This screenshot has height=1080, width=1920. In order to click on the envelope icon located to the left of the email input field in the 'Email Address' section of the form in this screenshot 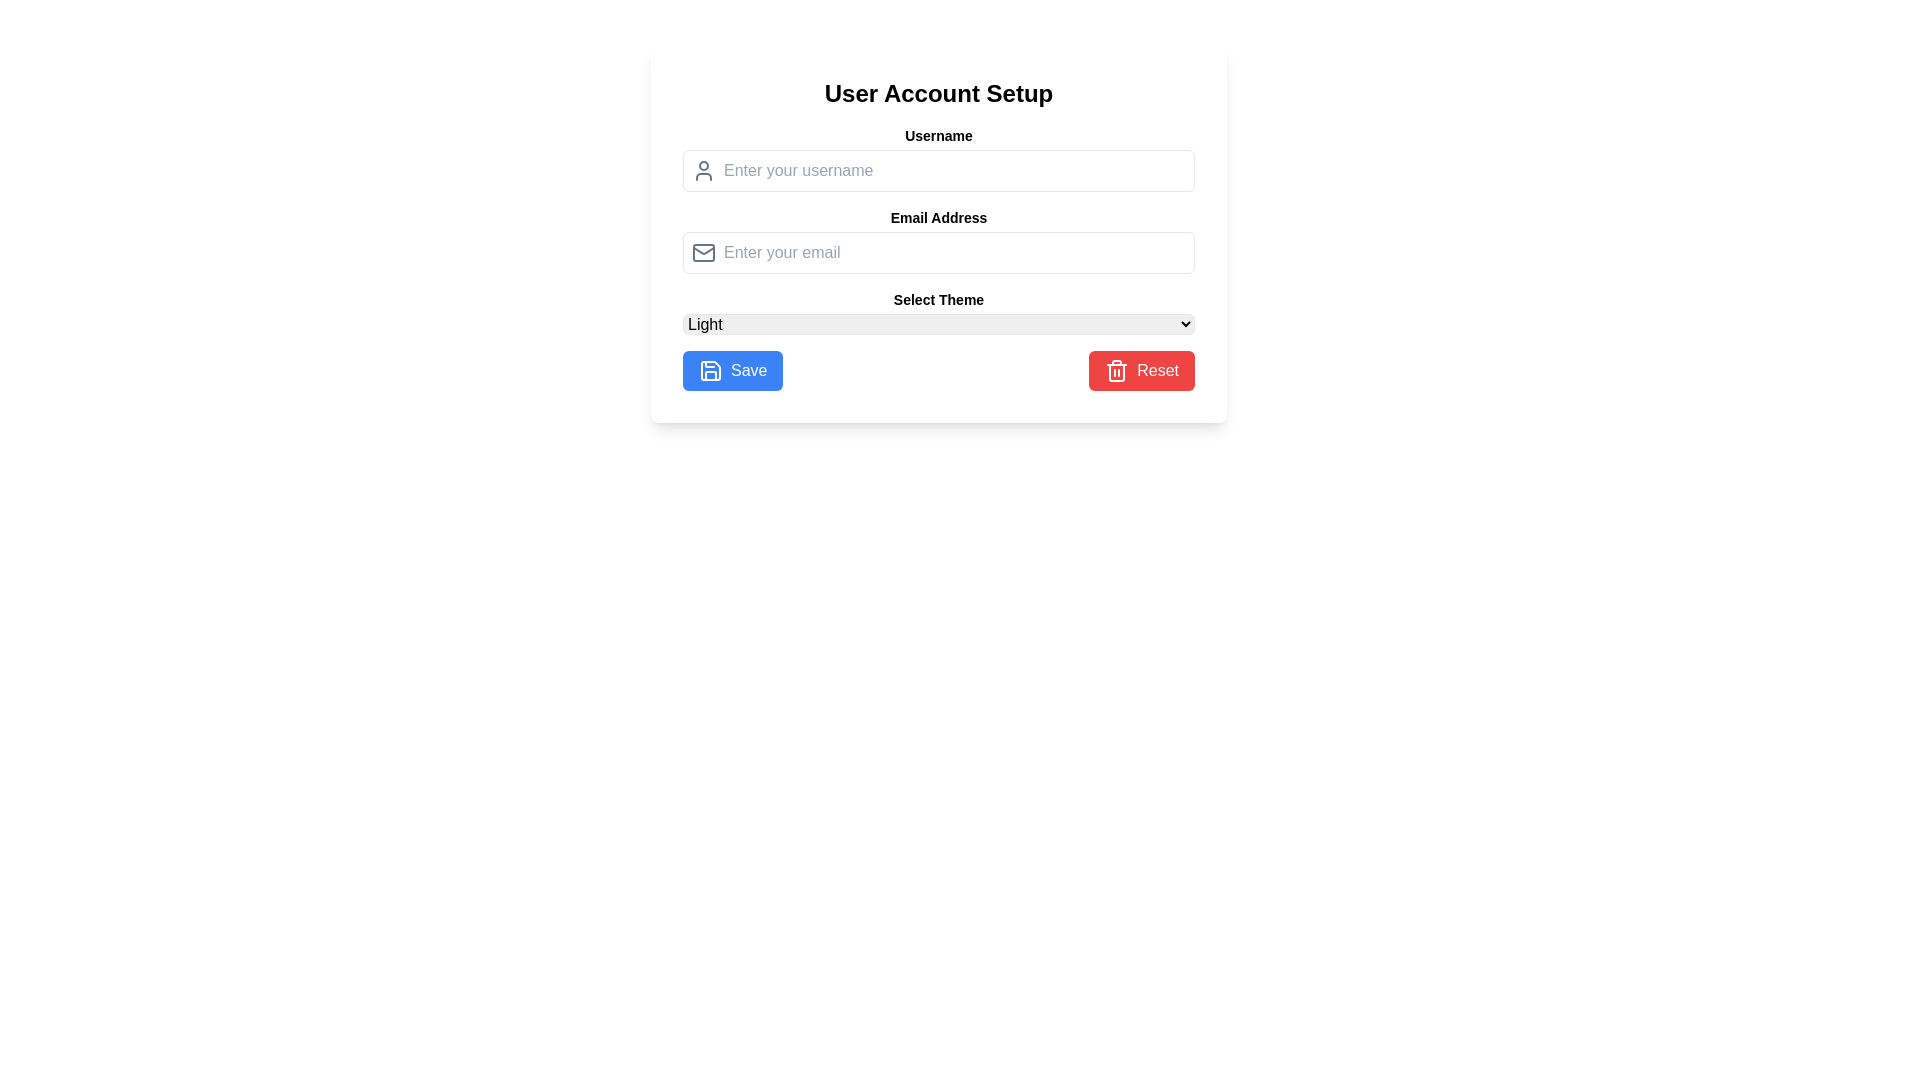, I will do `click(704, 252)`.